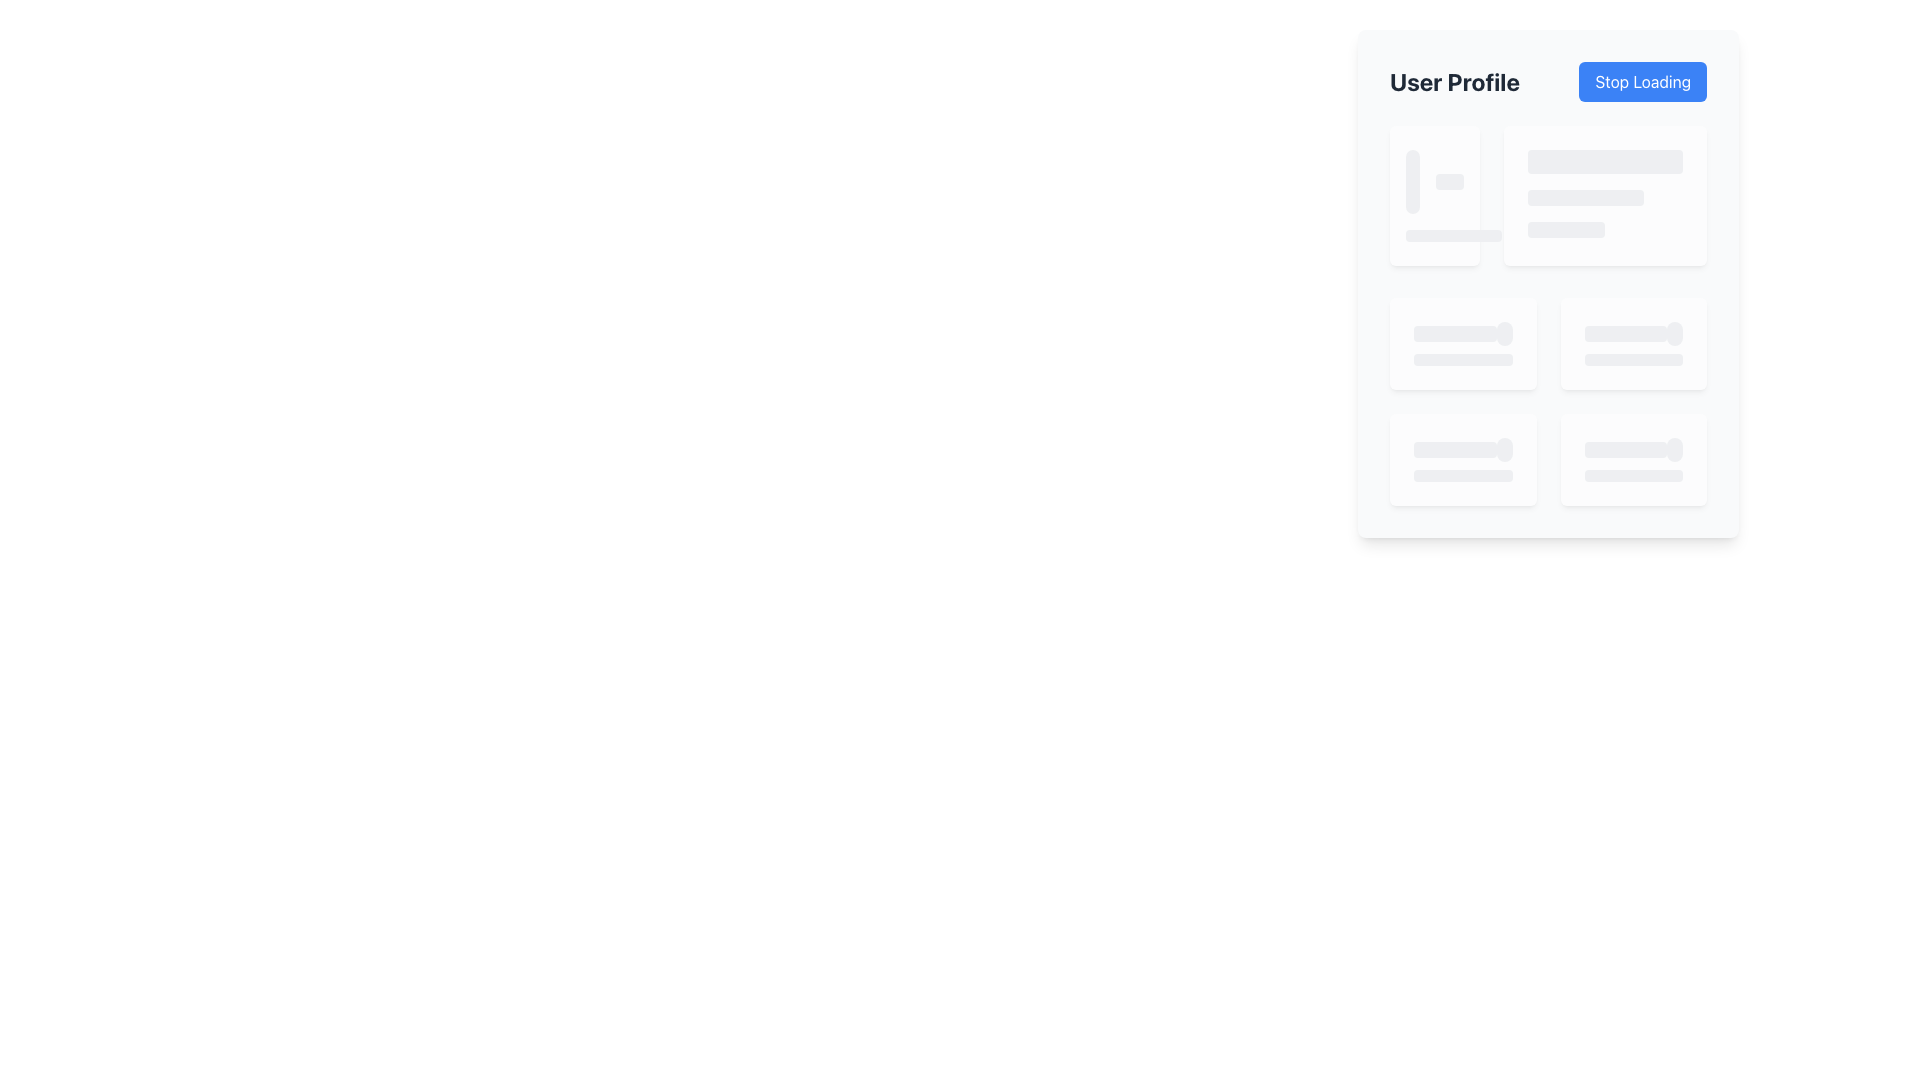 The image size is (1920, 1080). What do you see at coordinates (1633, 459) in the screenshot?
I see `the Placeholder element located in the bottom-right corner of the grid layout, indicating a content loading state` at bounding box center [1633, 459].